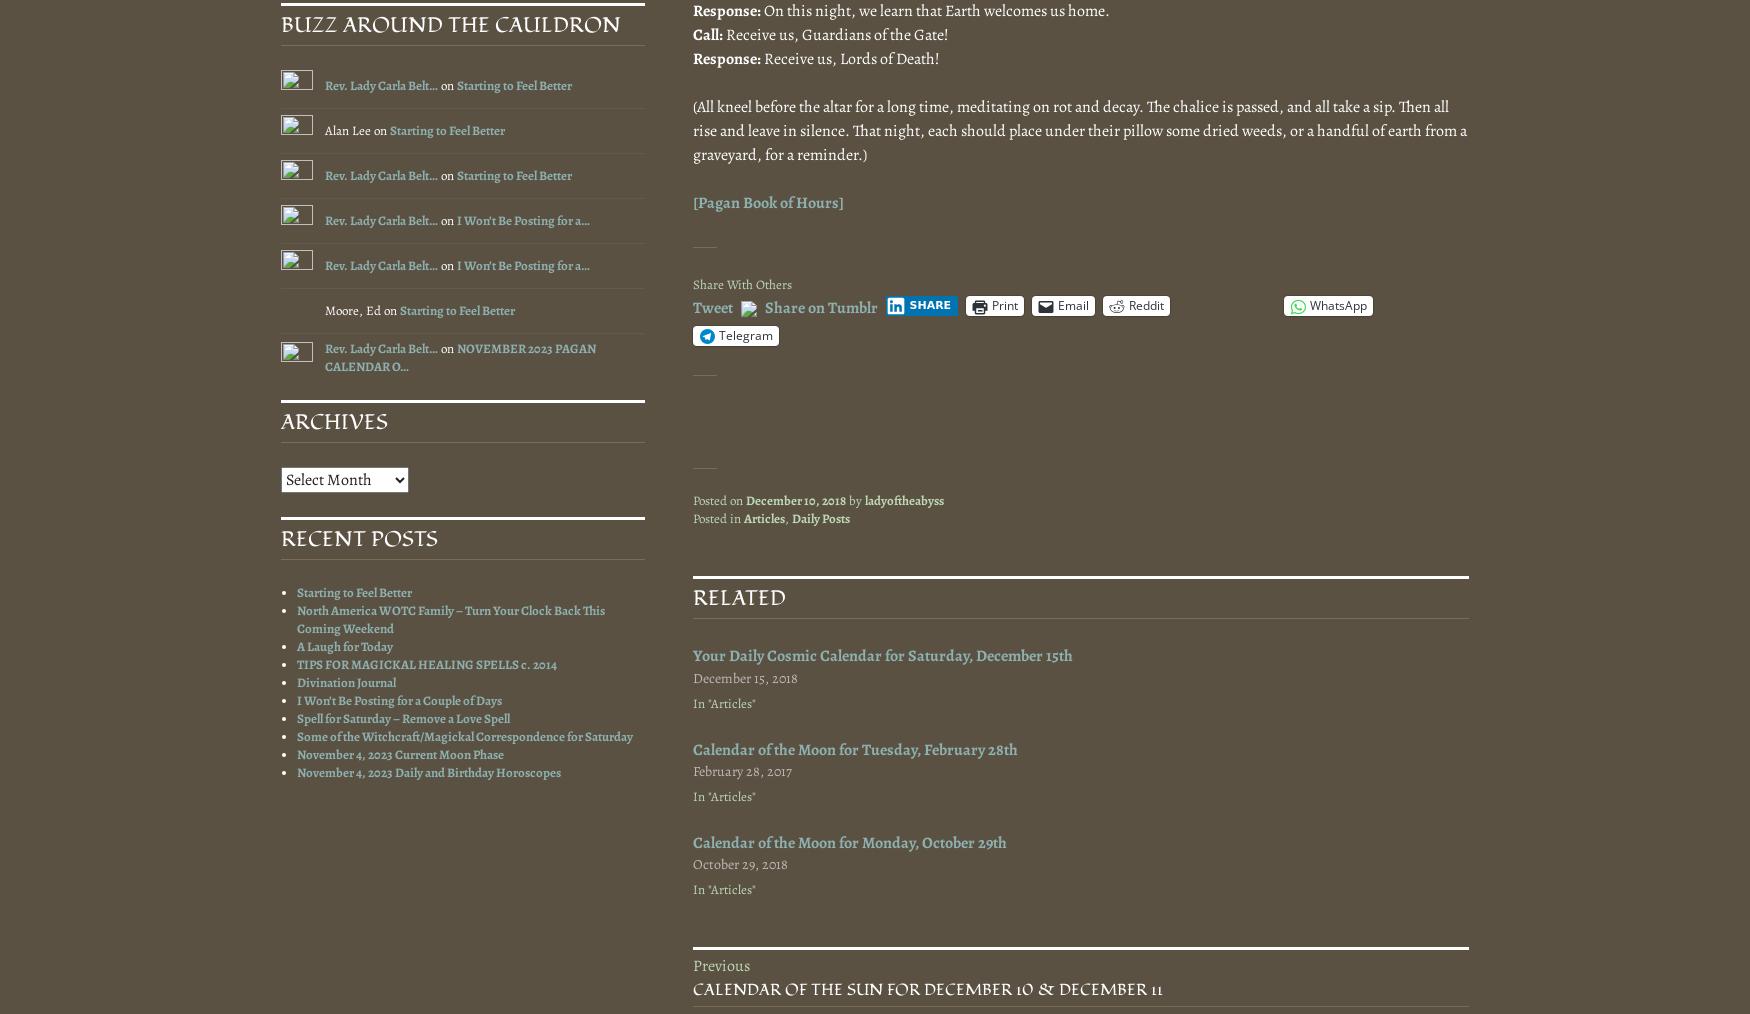 The image size is (1750, 1014). What do you see at coordinates (398, 699) in the screenshot?
I see `'I Won’t Be Posting for a Couple of Days'` at bounding box center [398, 699].